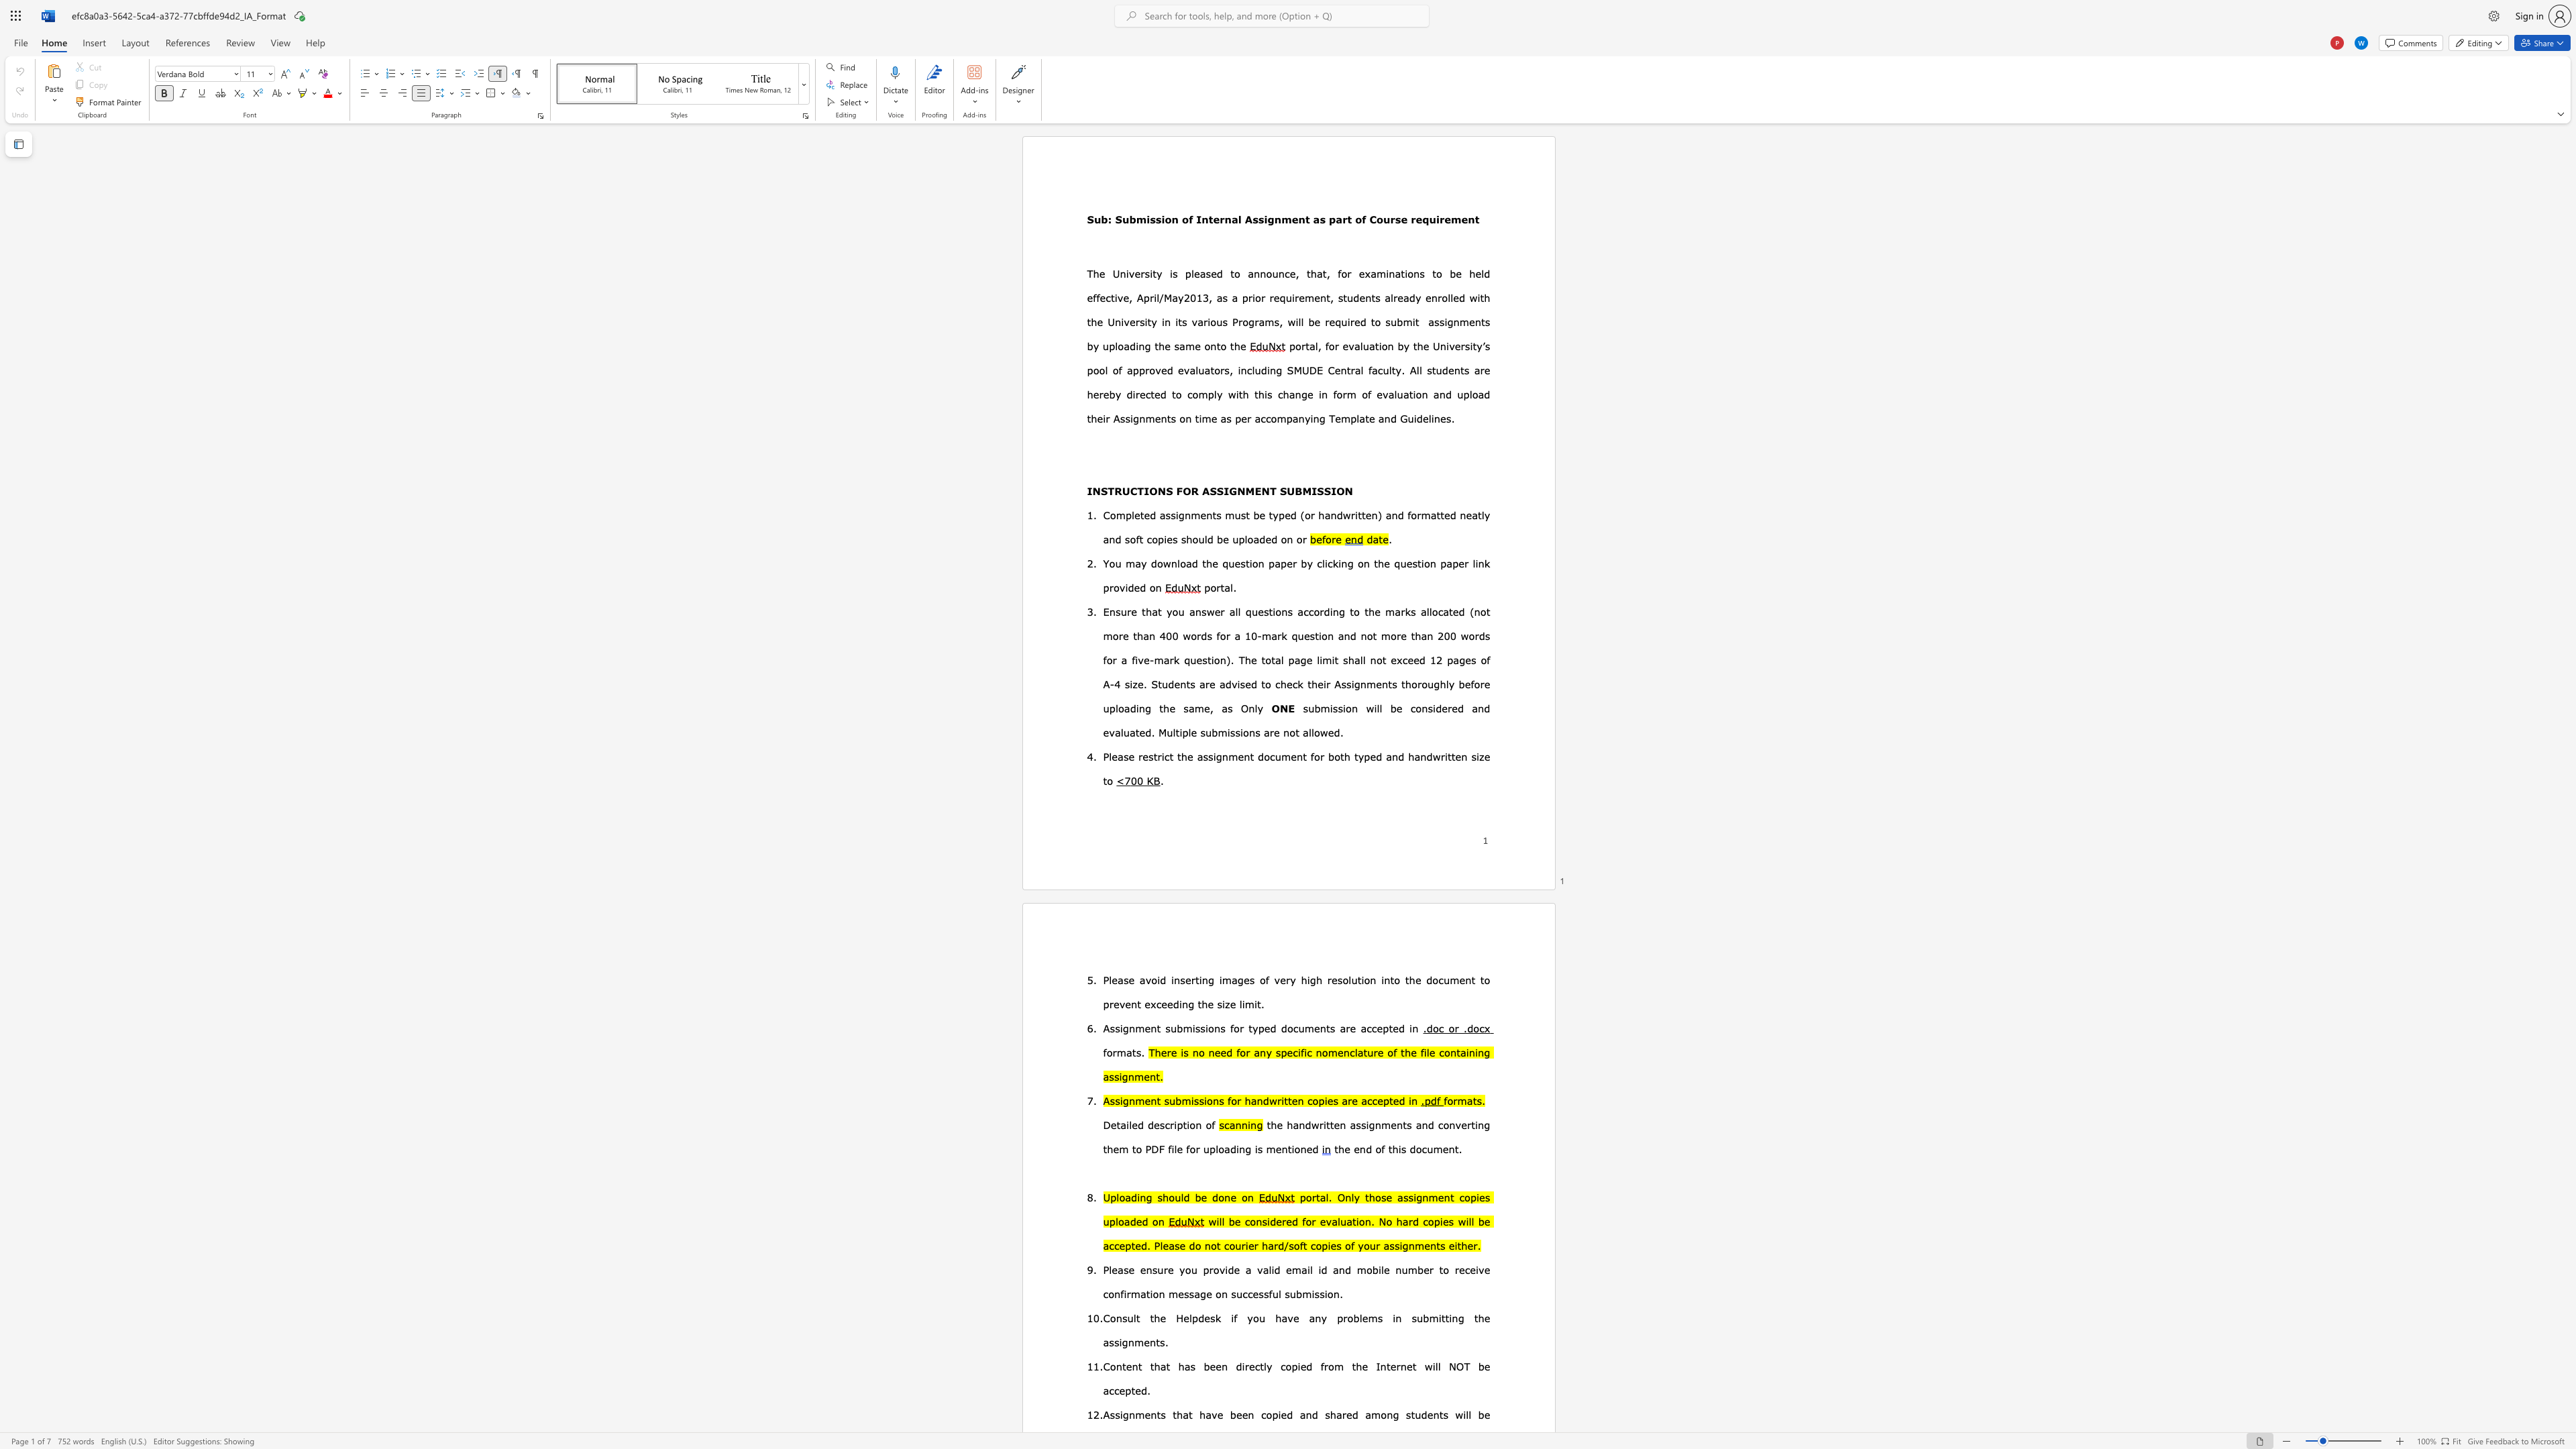 The width and height of the screenshot is (2576, 1449). I want to click on the subset text "or .doc" within the text ".doc or .docx", so click(1448, 1027).